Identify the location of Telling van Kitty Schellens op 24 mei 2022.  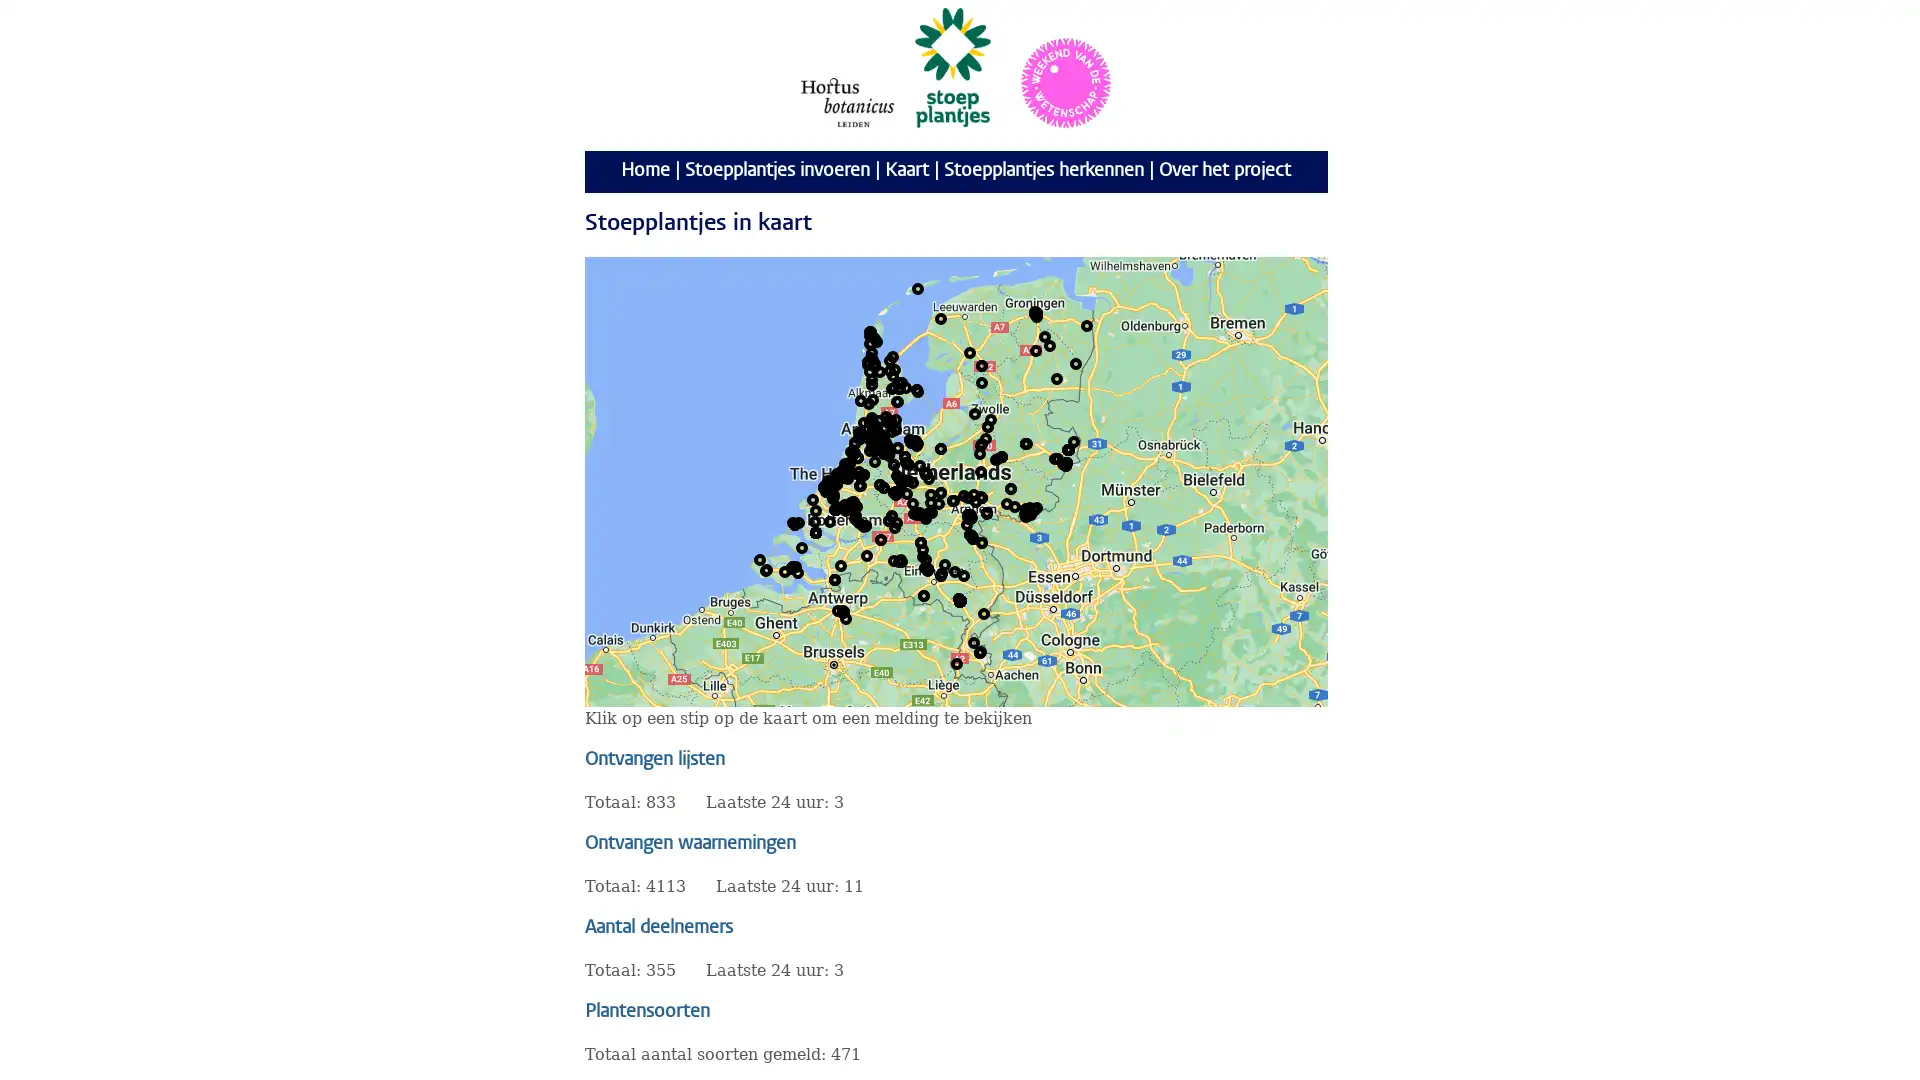
(926, 569).